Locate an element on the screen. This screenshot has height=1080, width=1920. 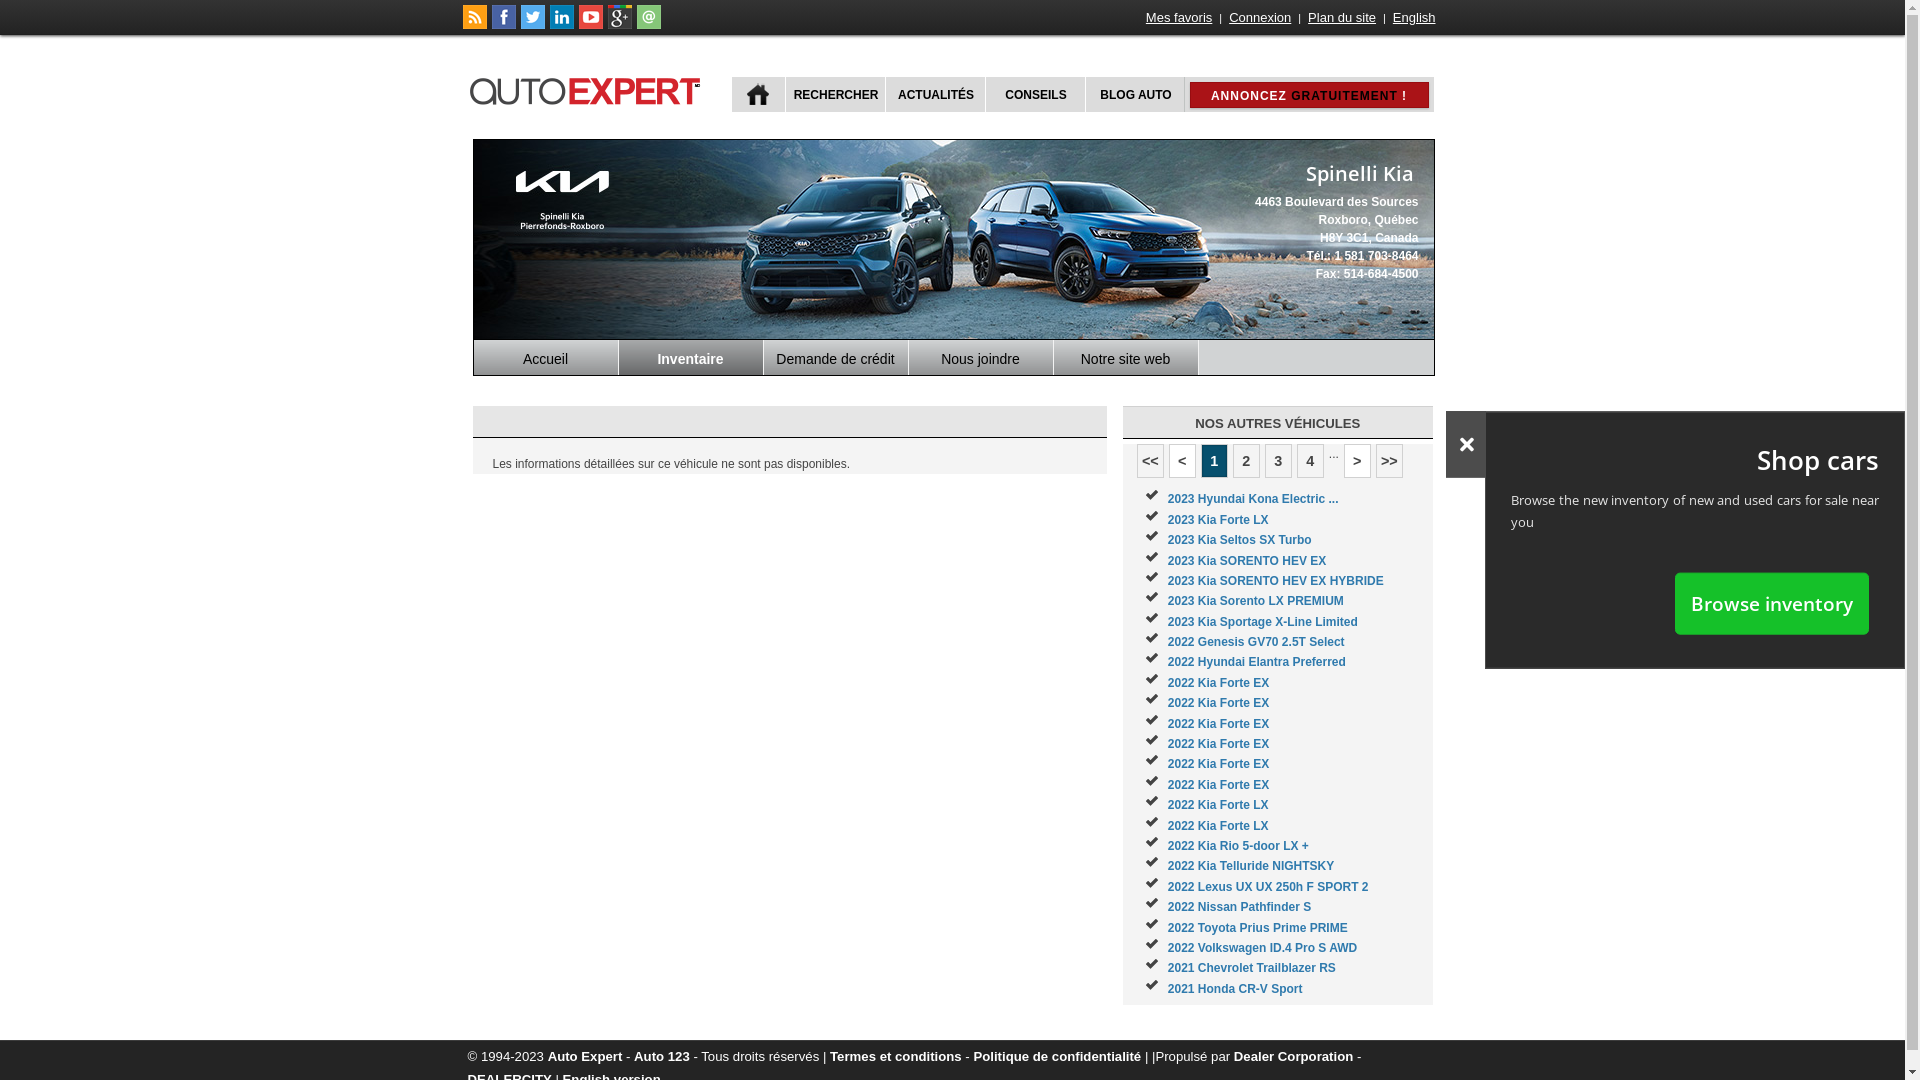
'2023 Kia SORENTO HEV EX HYBRIDE' is located at coordinates (1275, 581).